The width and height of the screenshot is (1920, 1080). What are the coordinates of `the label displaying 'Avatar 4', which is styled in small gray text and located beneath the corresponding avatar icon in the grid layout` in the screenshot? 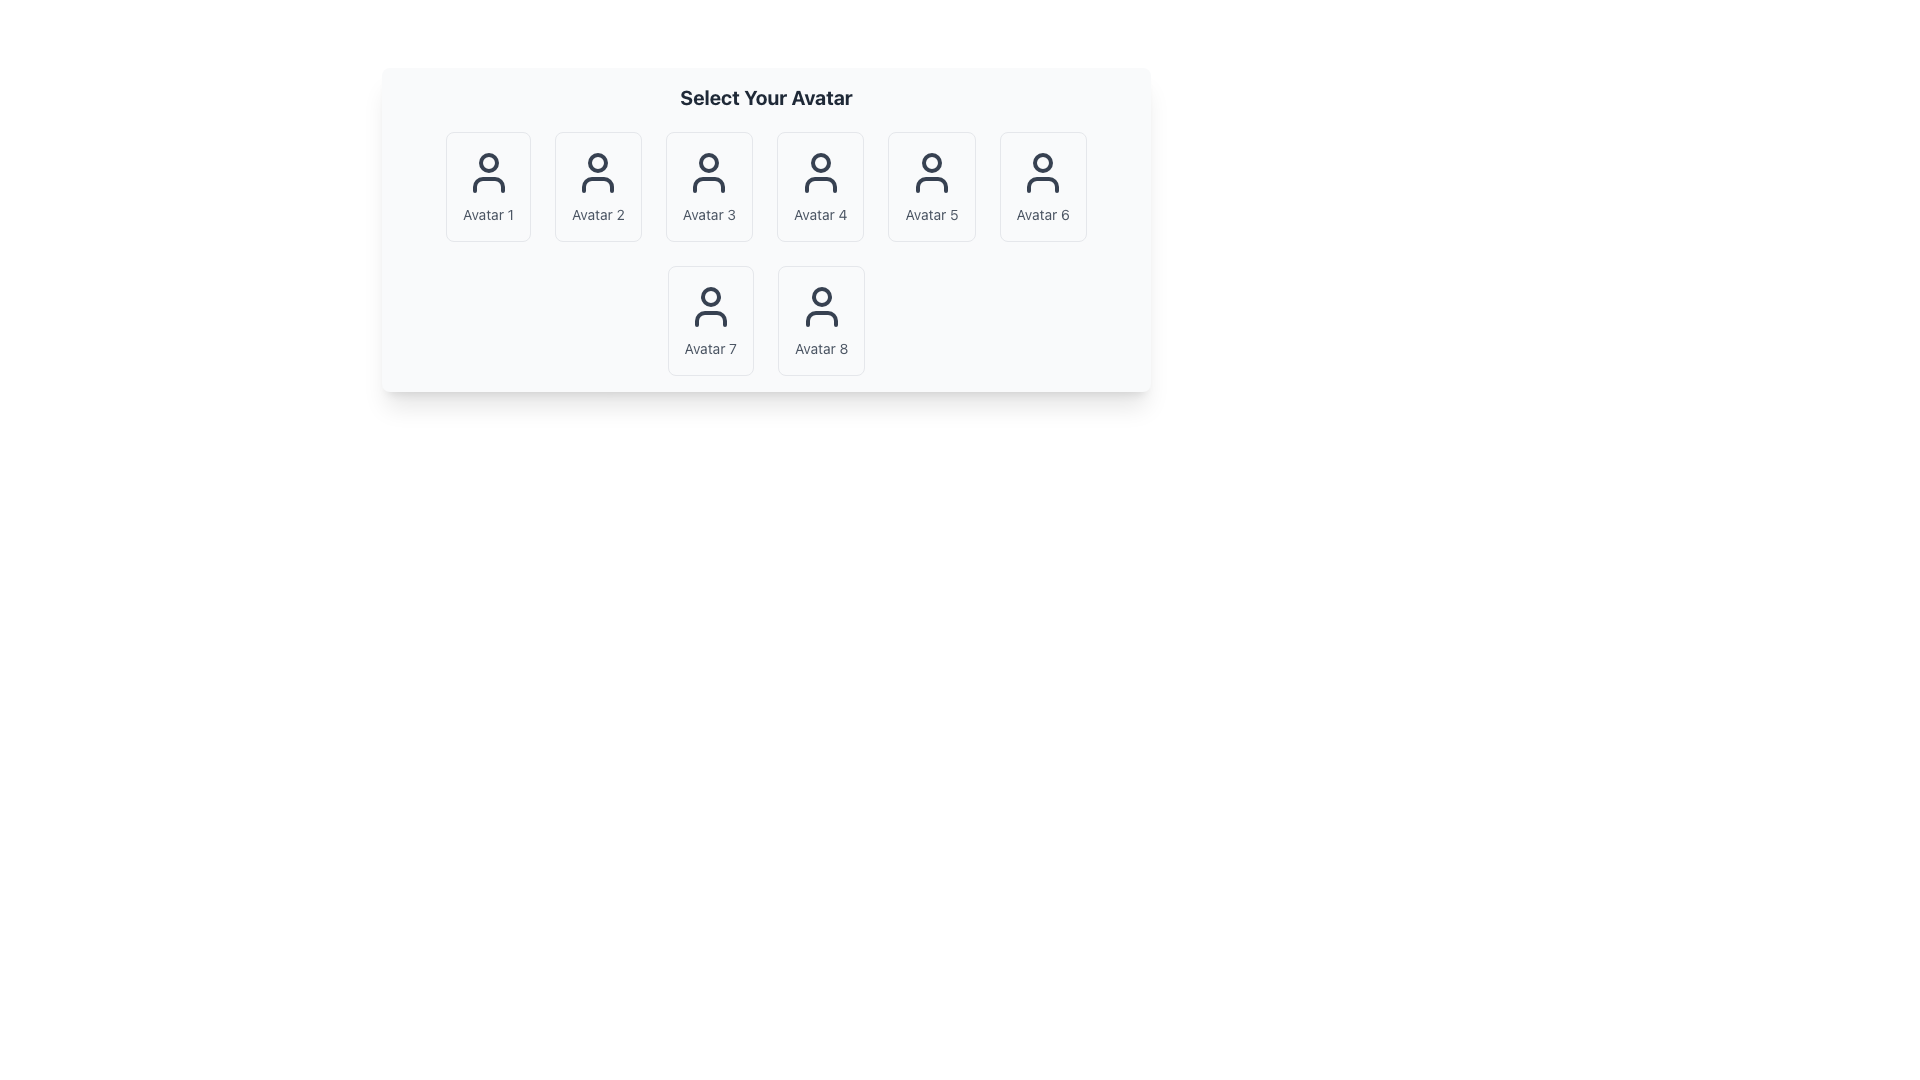 It's located at (820, 215).